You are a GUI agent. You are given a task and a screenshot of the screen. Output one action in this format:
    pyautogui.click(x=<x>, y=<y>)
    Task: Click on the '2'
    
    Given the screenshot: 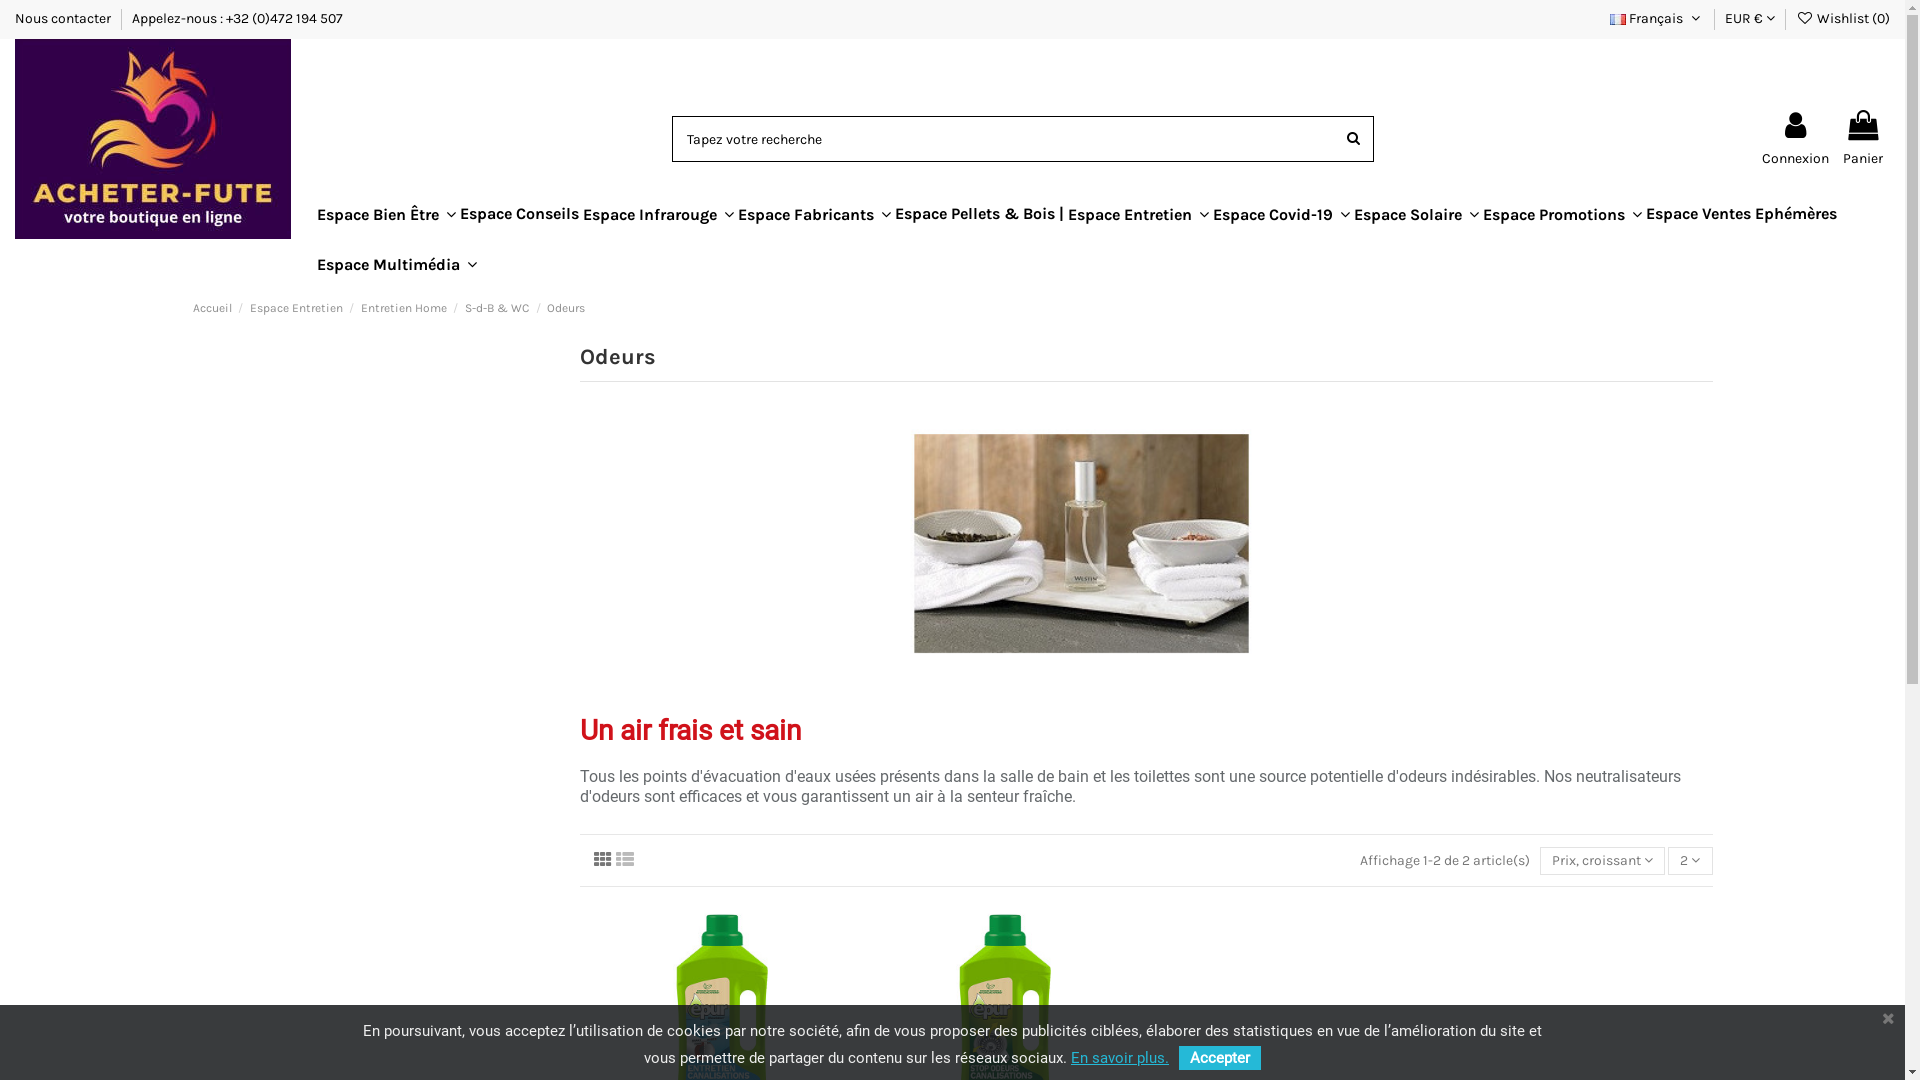 What is the action you would take?
    pyautogui.click(x=1688, y=860)
    